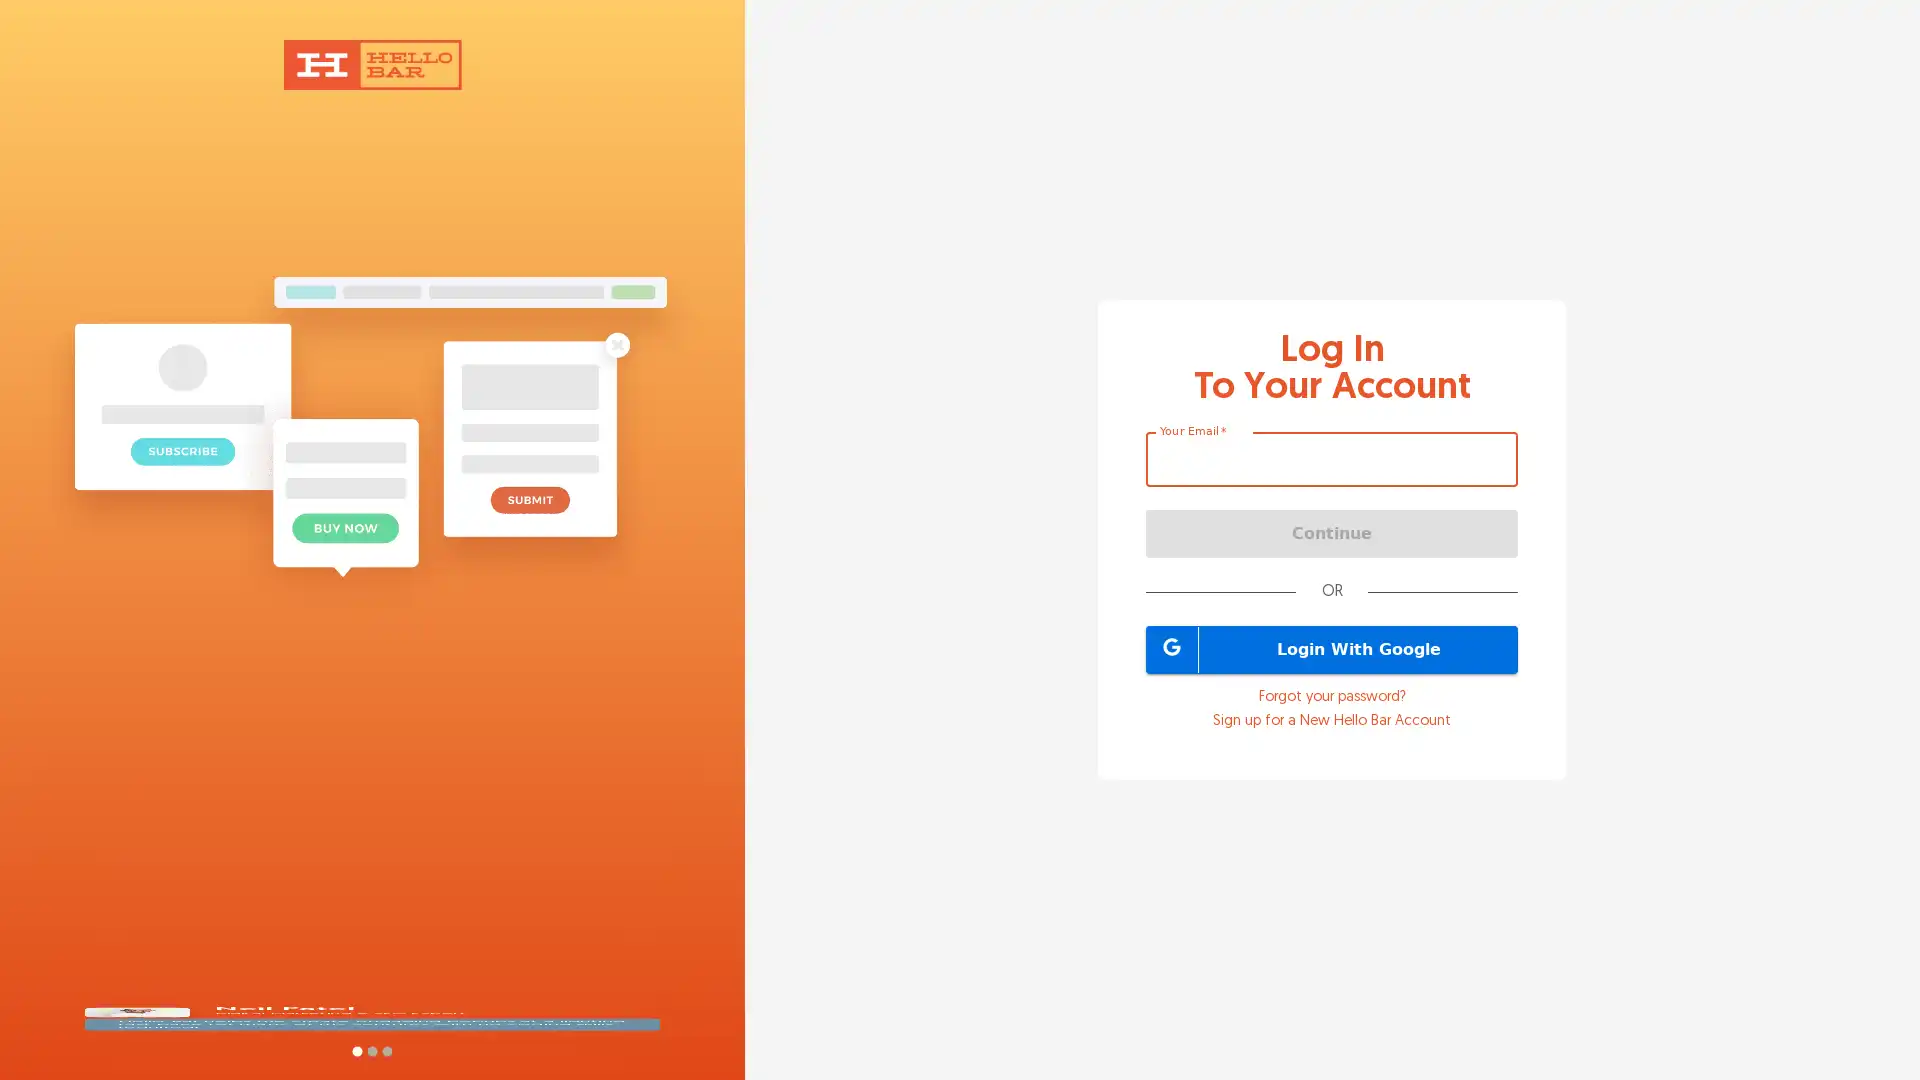 This screenshot has width=1920, height=1080. Describe the element at coordinates (1332, 648) in the screenshot. I see `Login With Google` at that location.